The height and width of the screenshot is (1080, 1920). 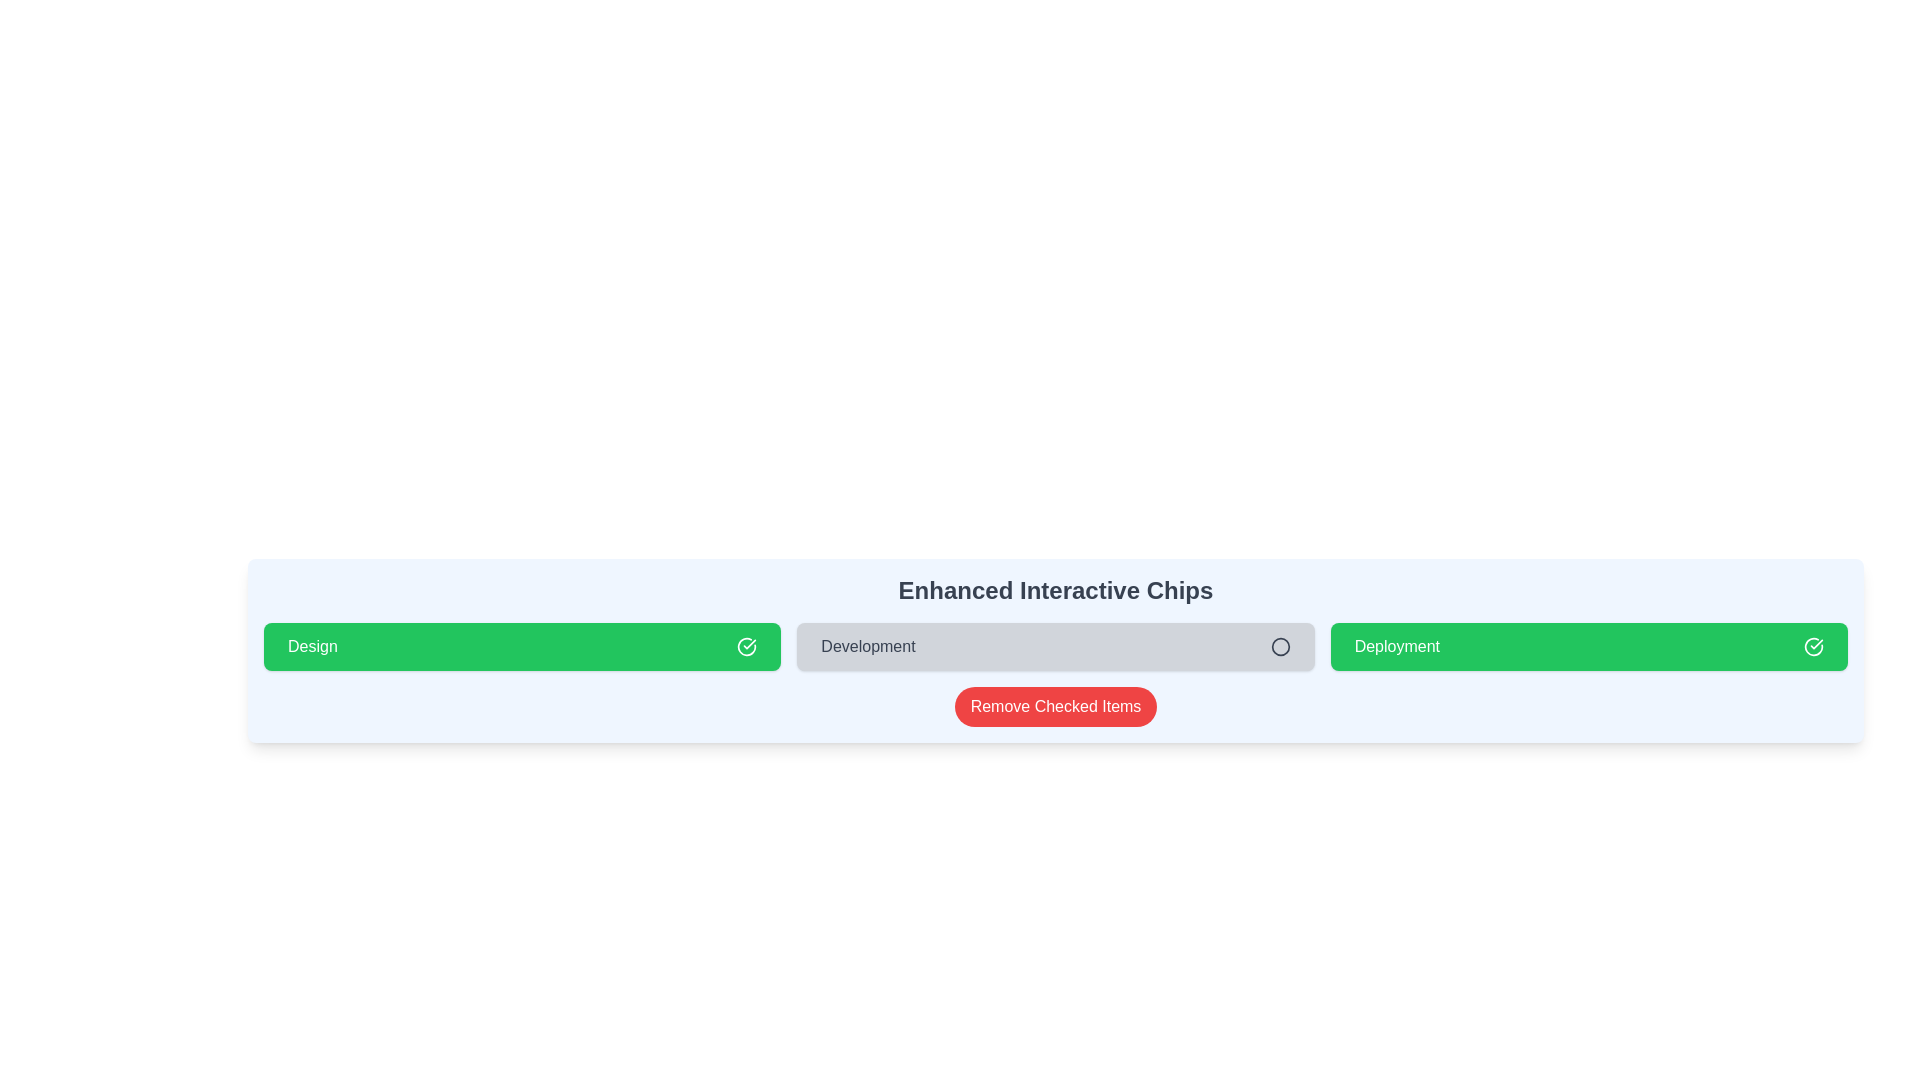 What do you see at coordinates (522, 647) in the screenshot?
I see `the chip labeled 'Design' to observe the hover effect` at bounding box center [522, 647].